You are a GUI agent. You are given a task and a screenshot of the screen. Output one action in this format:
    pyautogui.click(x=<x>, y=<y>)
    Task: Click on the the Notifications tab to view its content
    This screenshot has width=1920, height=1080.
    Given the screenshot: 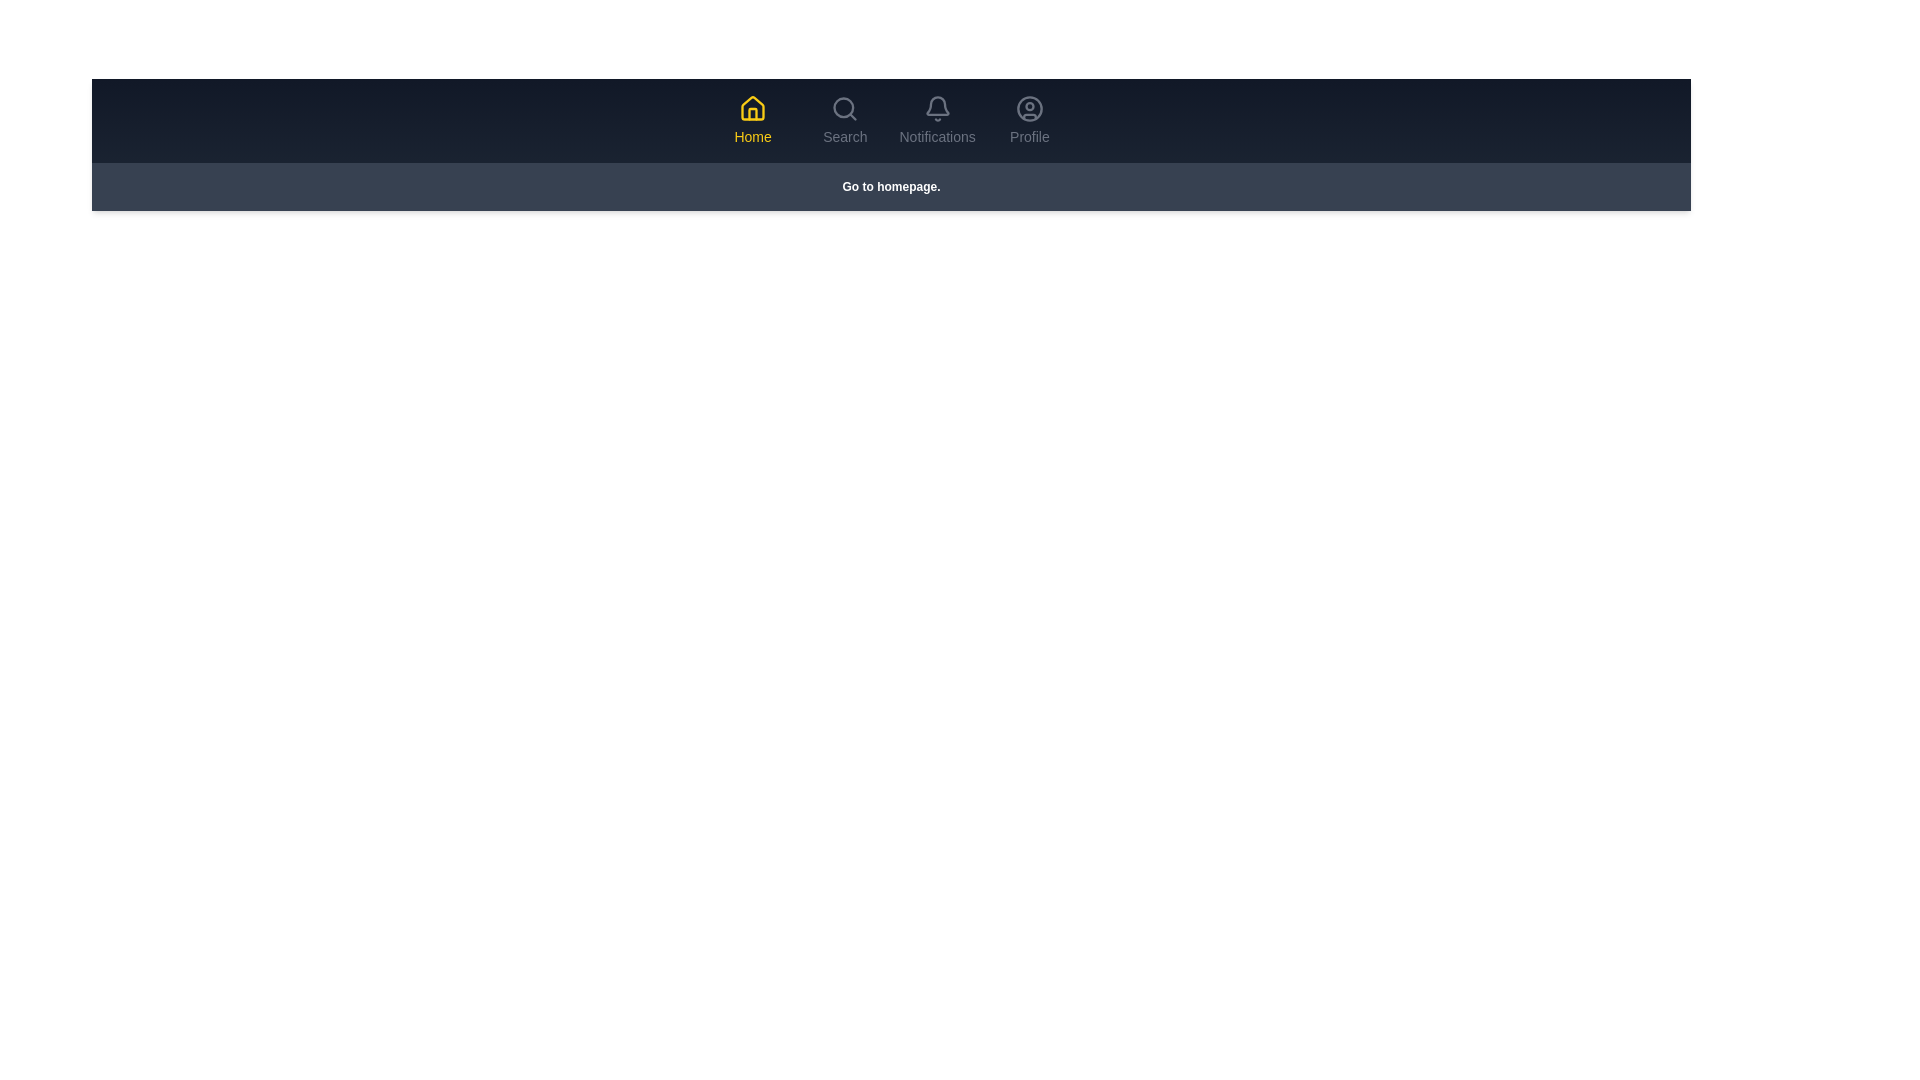 What is the action you would take?
    pyautogui.click(x=936, y=120)
    